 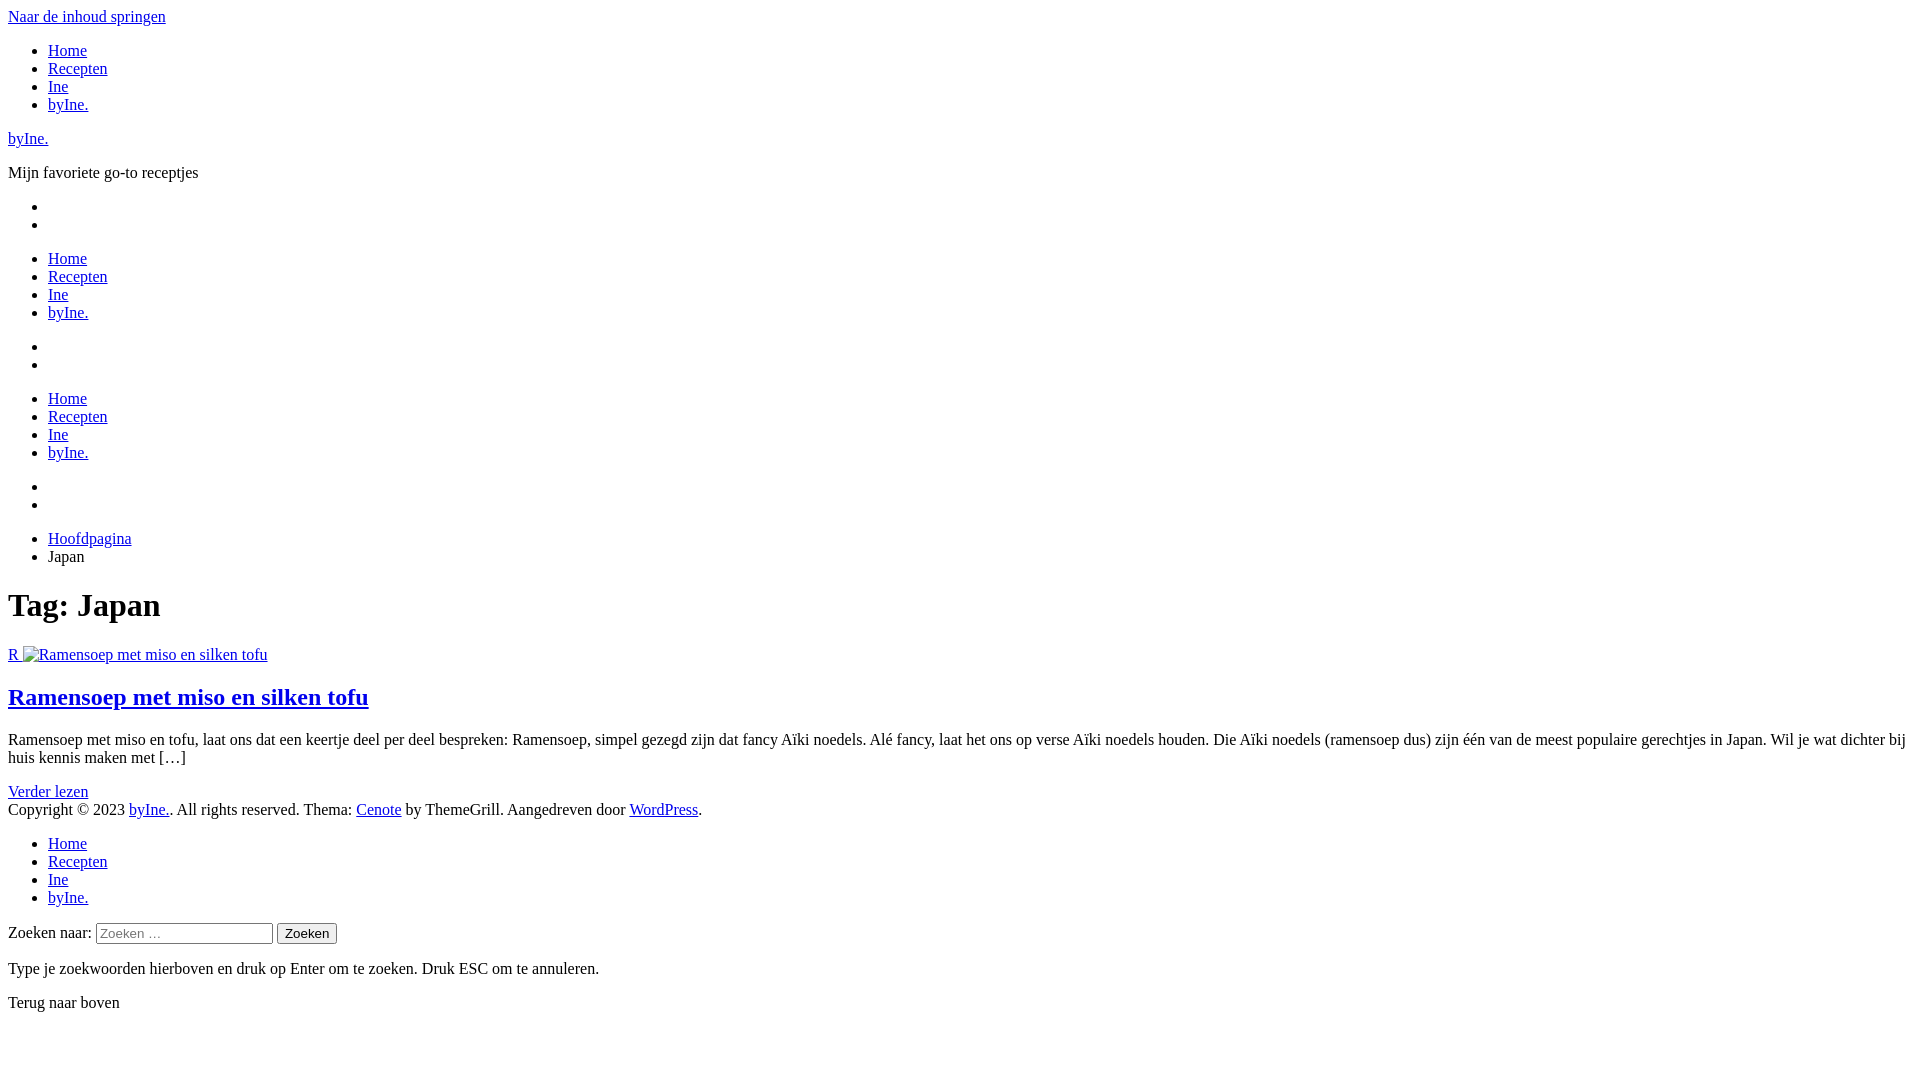 I want to click on 'Recepten', so click(x=77, y=67).